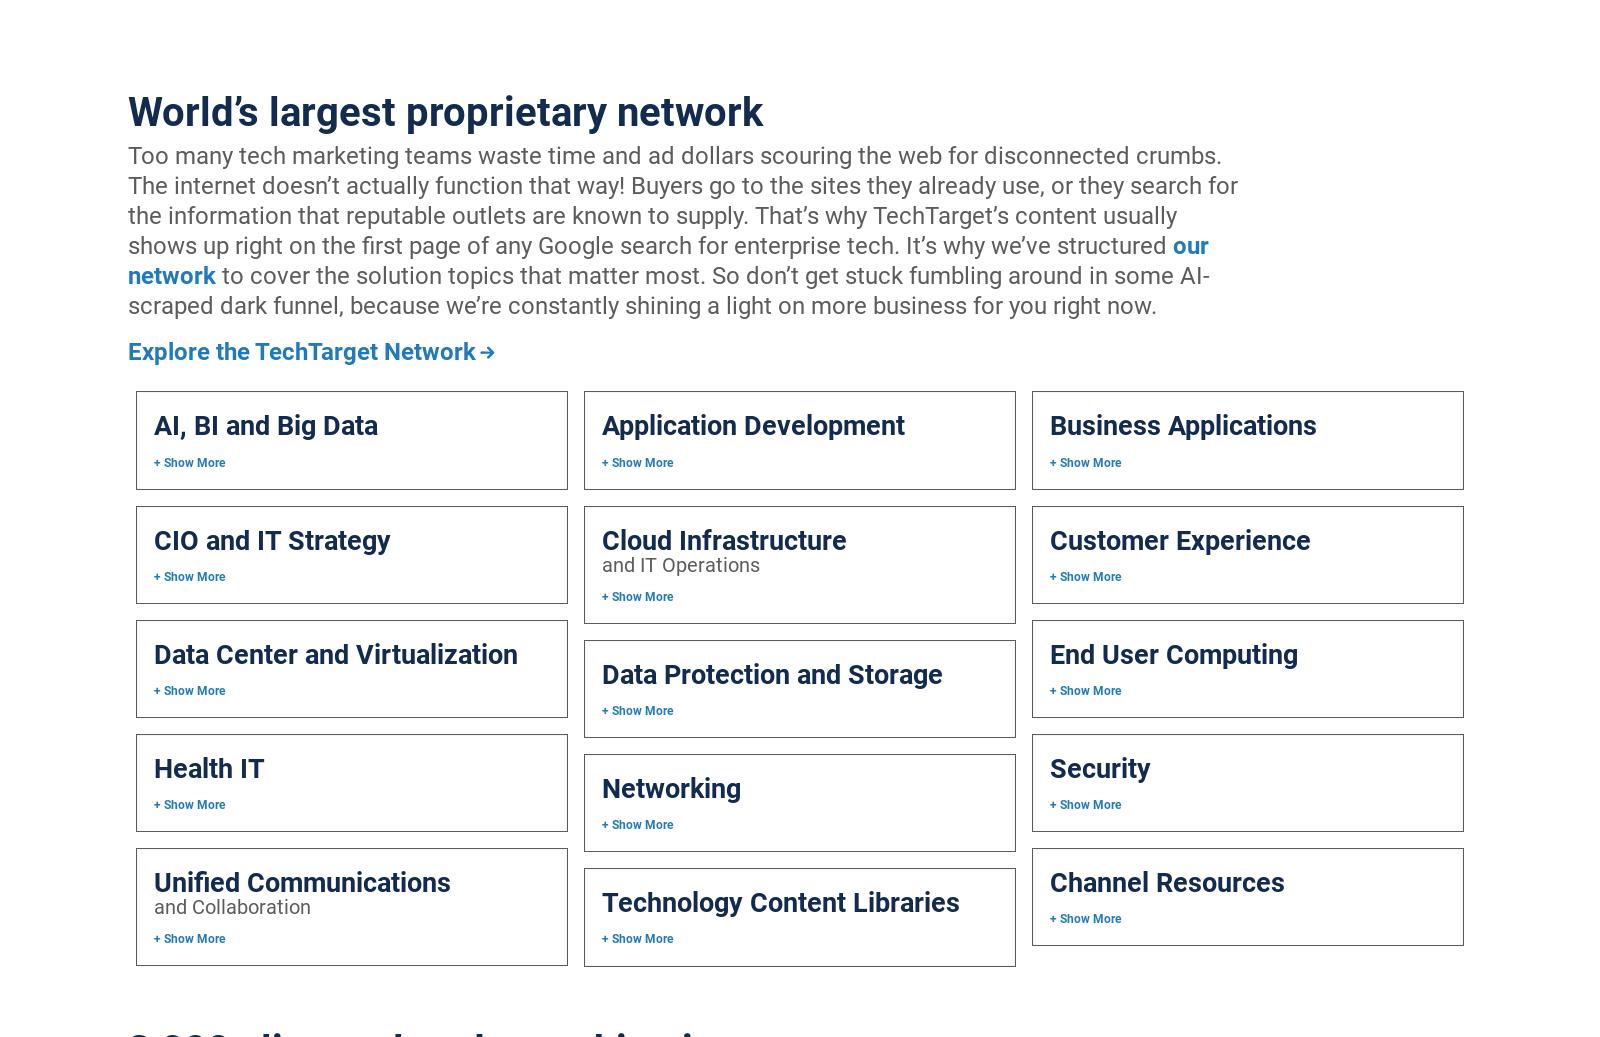  What do you see at coordinates (1166, 883) in the screenshot?
I see `'Channel Resources'` at bounding box center [1166, 883].